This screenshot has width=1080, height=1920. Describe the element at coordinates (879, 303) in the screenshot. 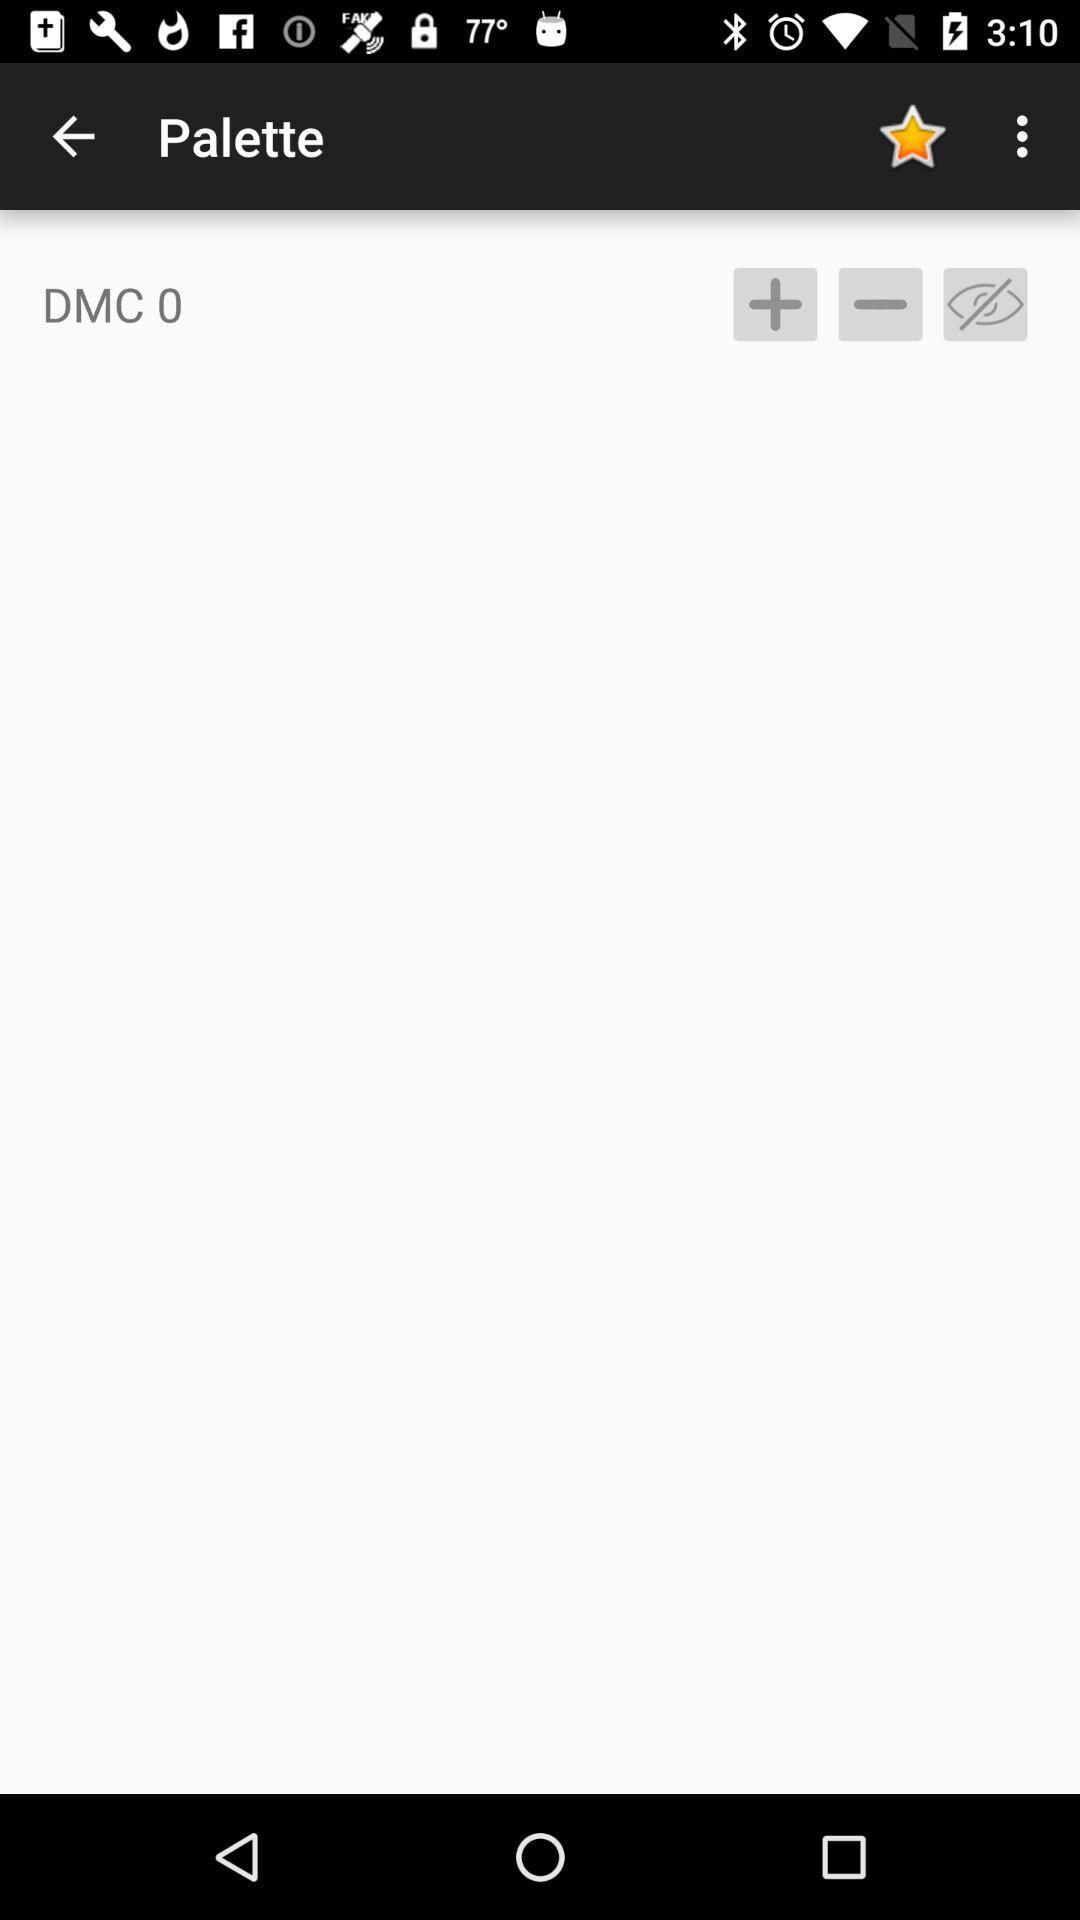

I see `zoom out` at that location.